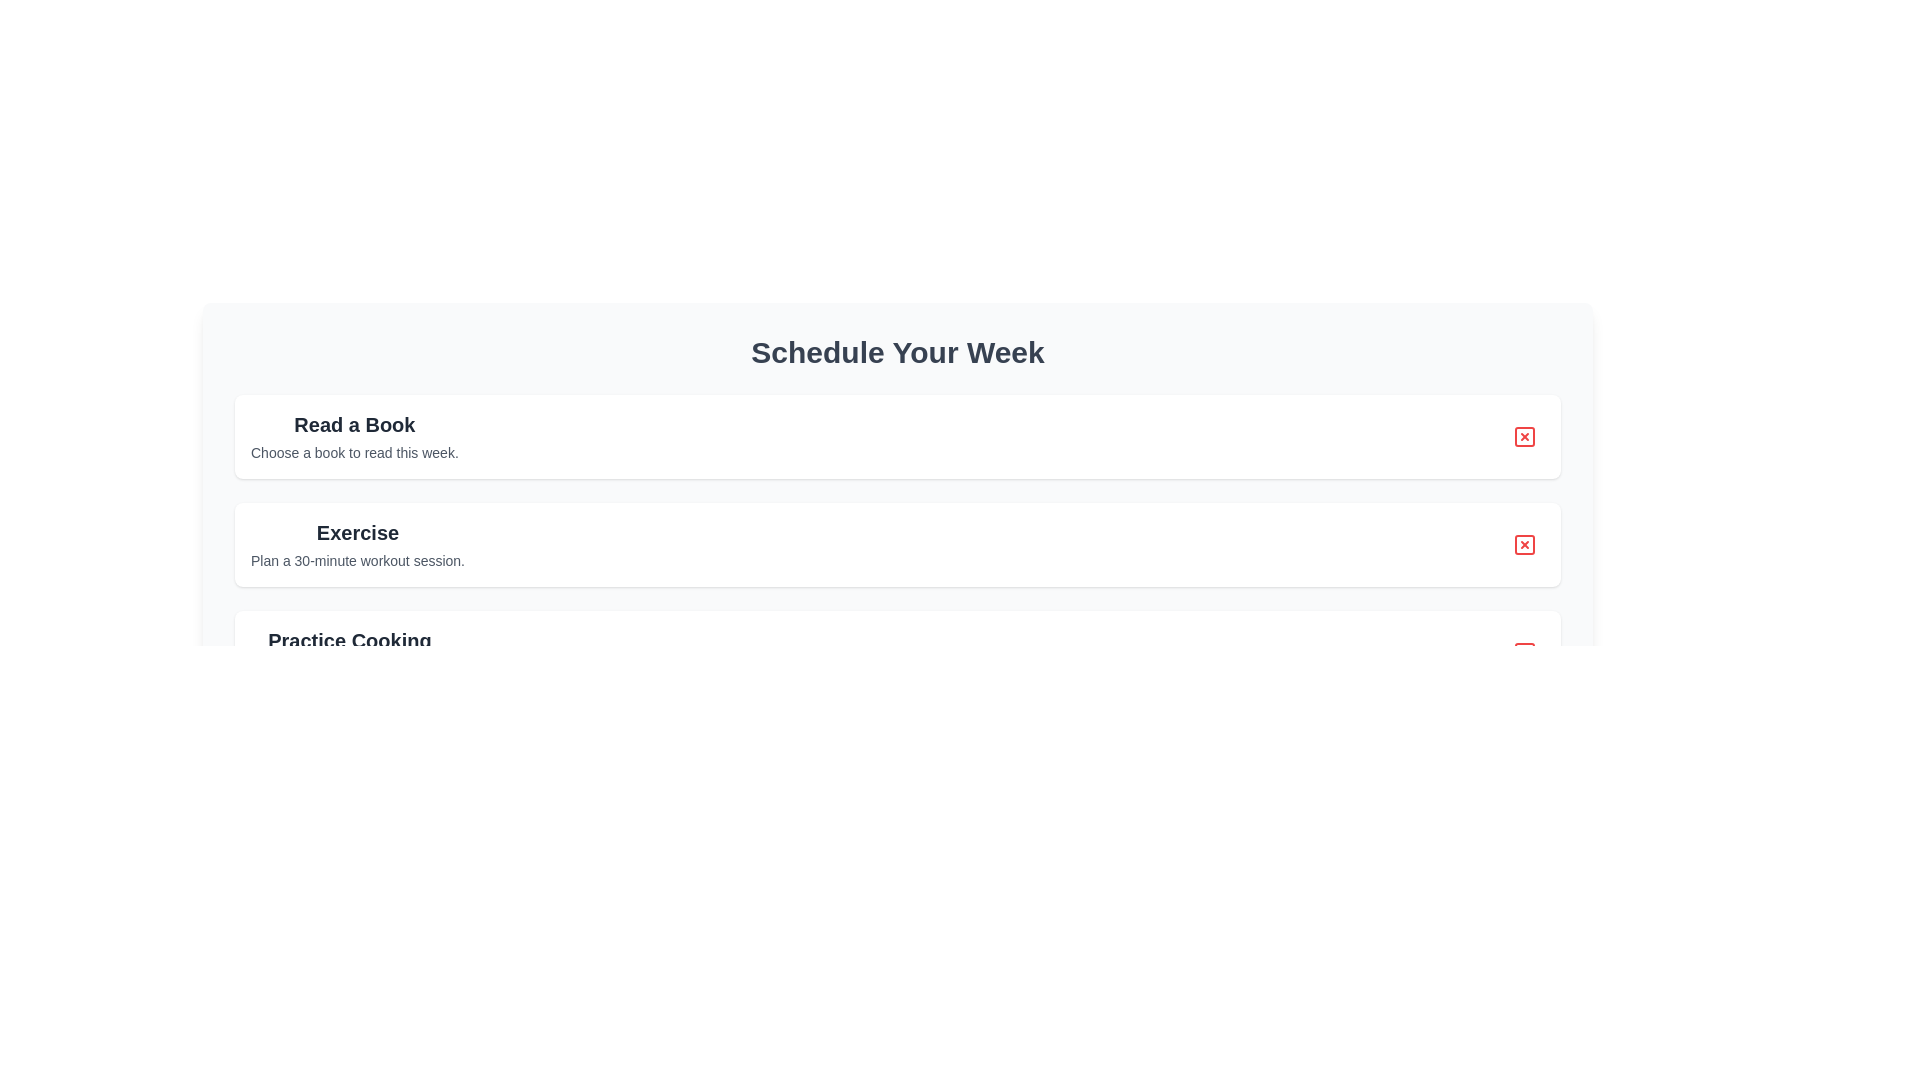  I want to click on text from the 'Practice Cooking' text block, which includes the header in bold and the descriptive text below it, located within the third card of three vertically stacked cards, so click(350, 652).